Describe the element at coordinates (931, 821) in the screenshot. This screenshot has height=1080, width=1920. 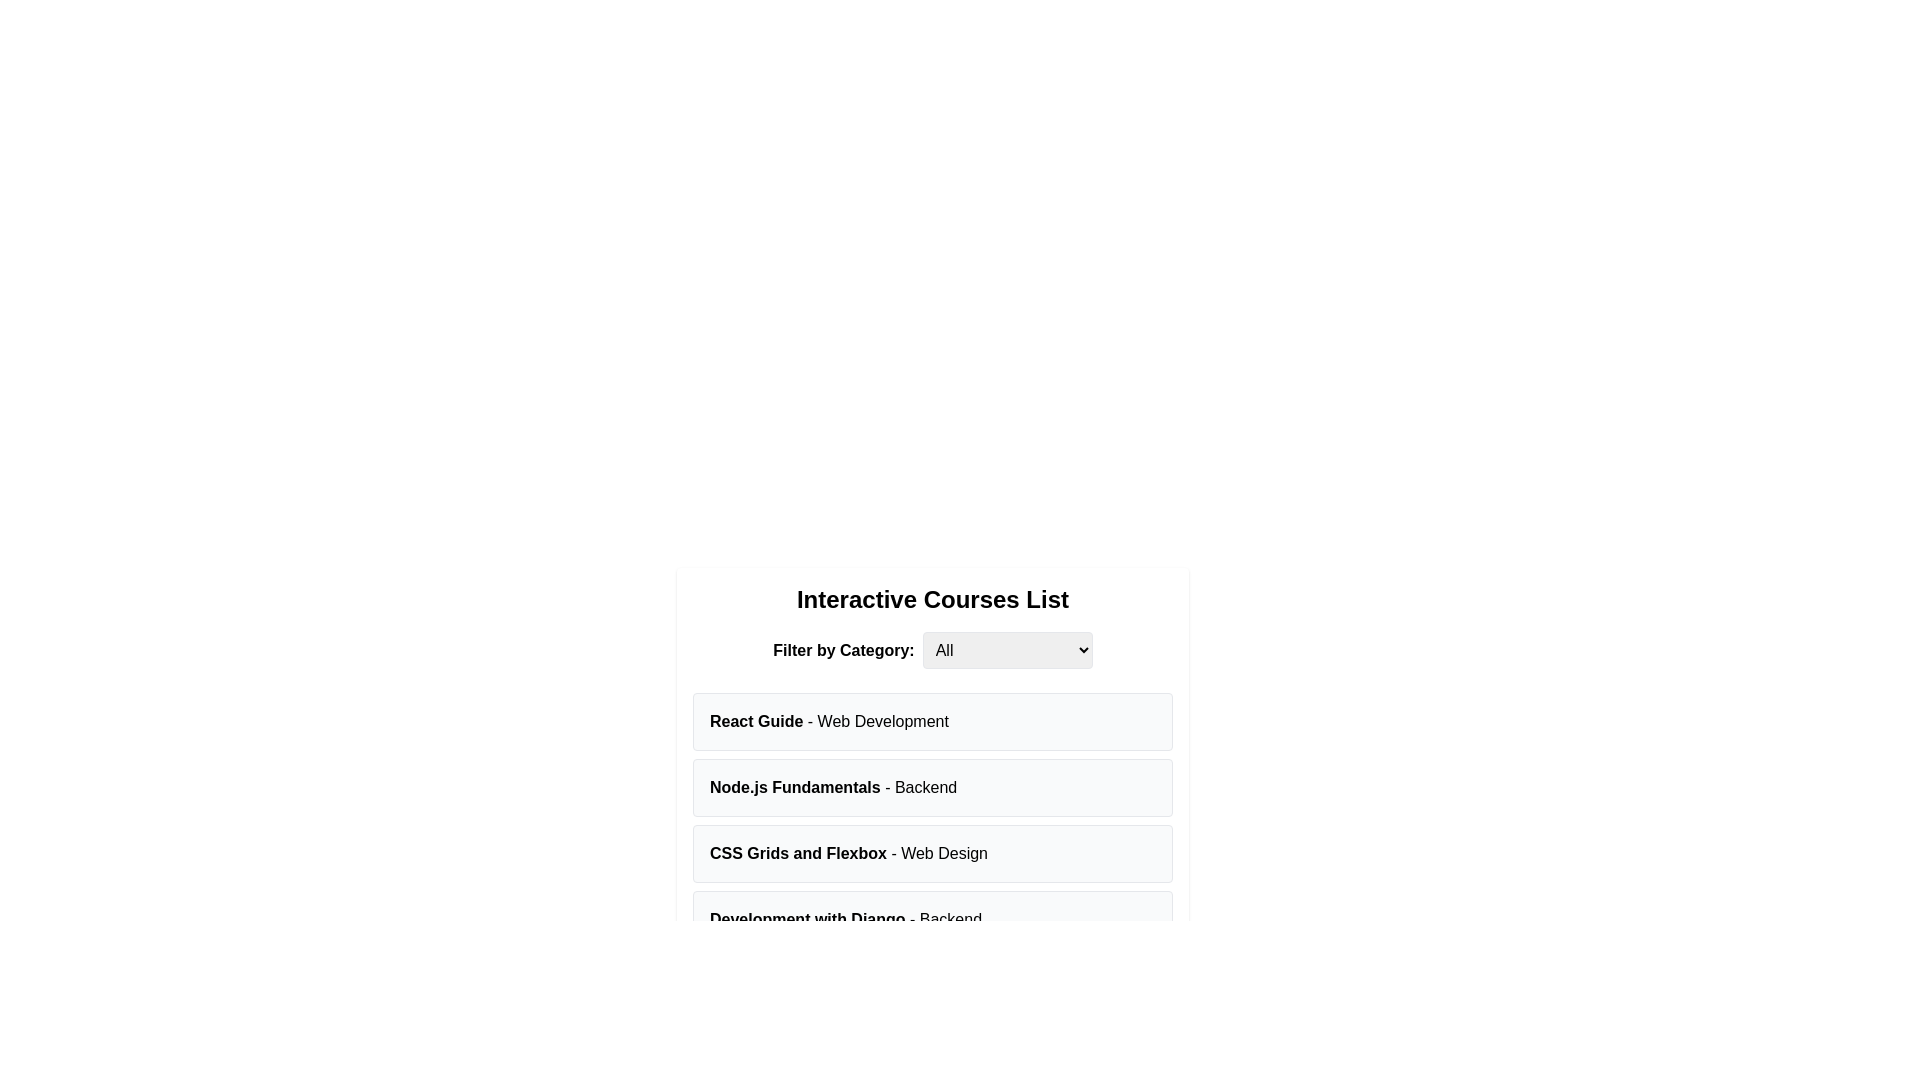
I see `the third item in the 'Interactive Courses List' which represents a course summary or title for further interaction` at that location.